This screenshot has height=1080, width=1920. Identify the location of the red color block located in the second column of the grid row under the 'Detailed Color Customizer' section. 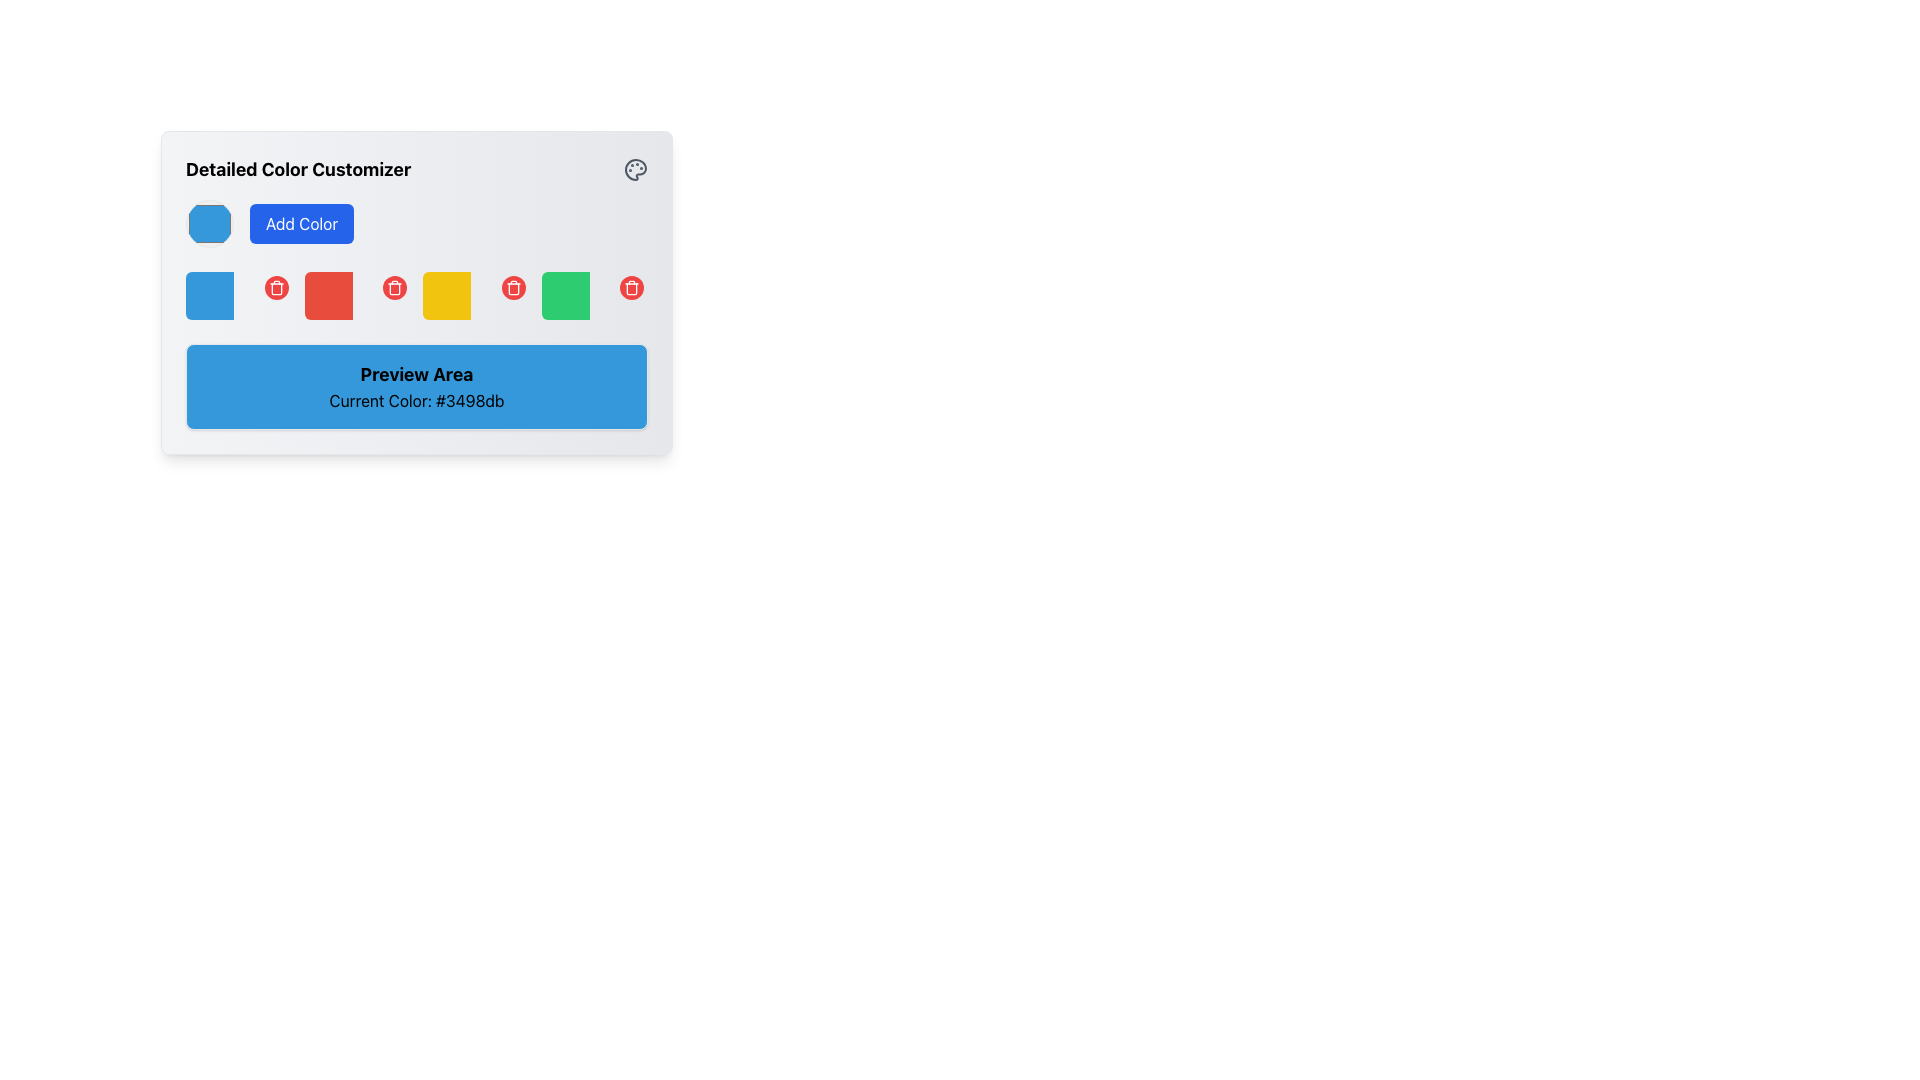
(357, 296).